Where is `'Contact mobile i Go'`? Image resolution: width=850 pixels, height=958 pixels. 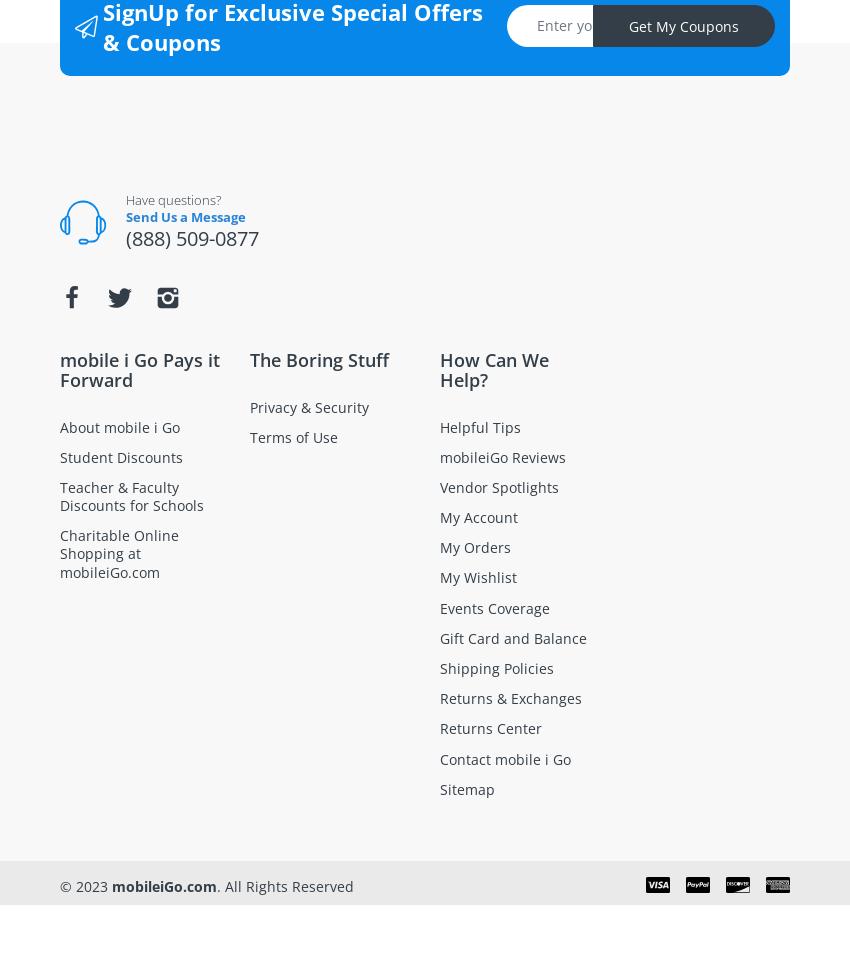 'Contact mobile i Go' is located at coordinates (505, 758).